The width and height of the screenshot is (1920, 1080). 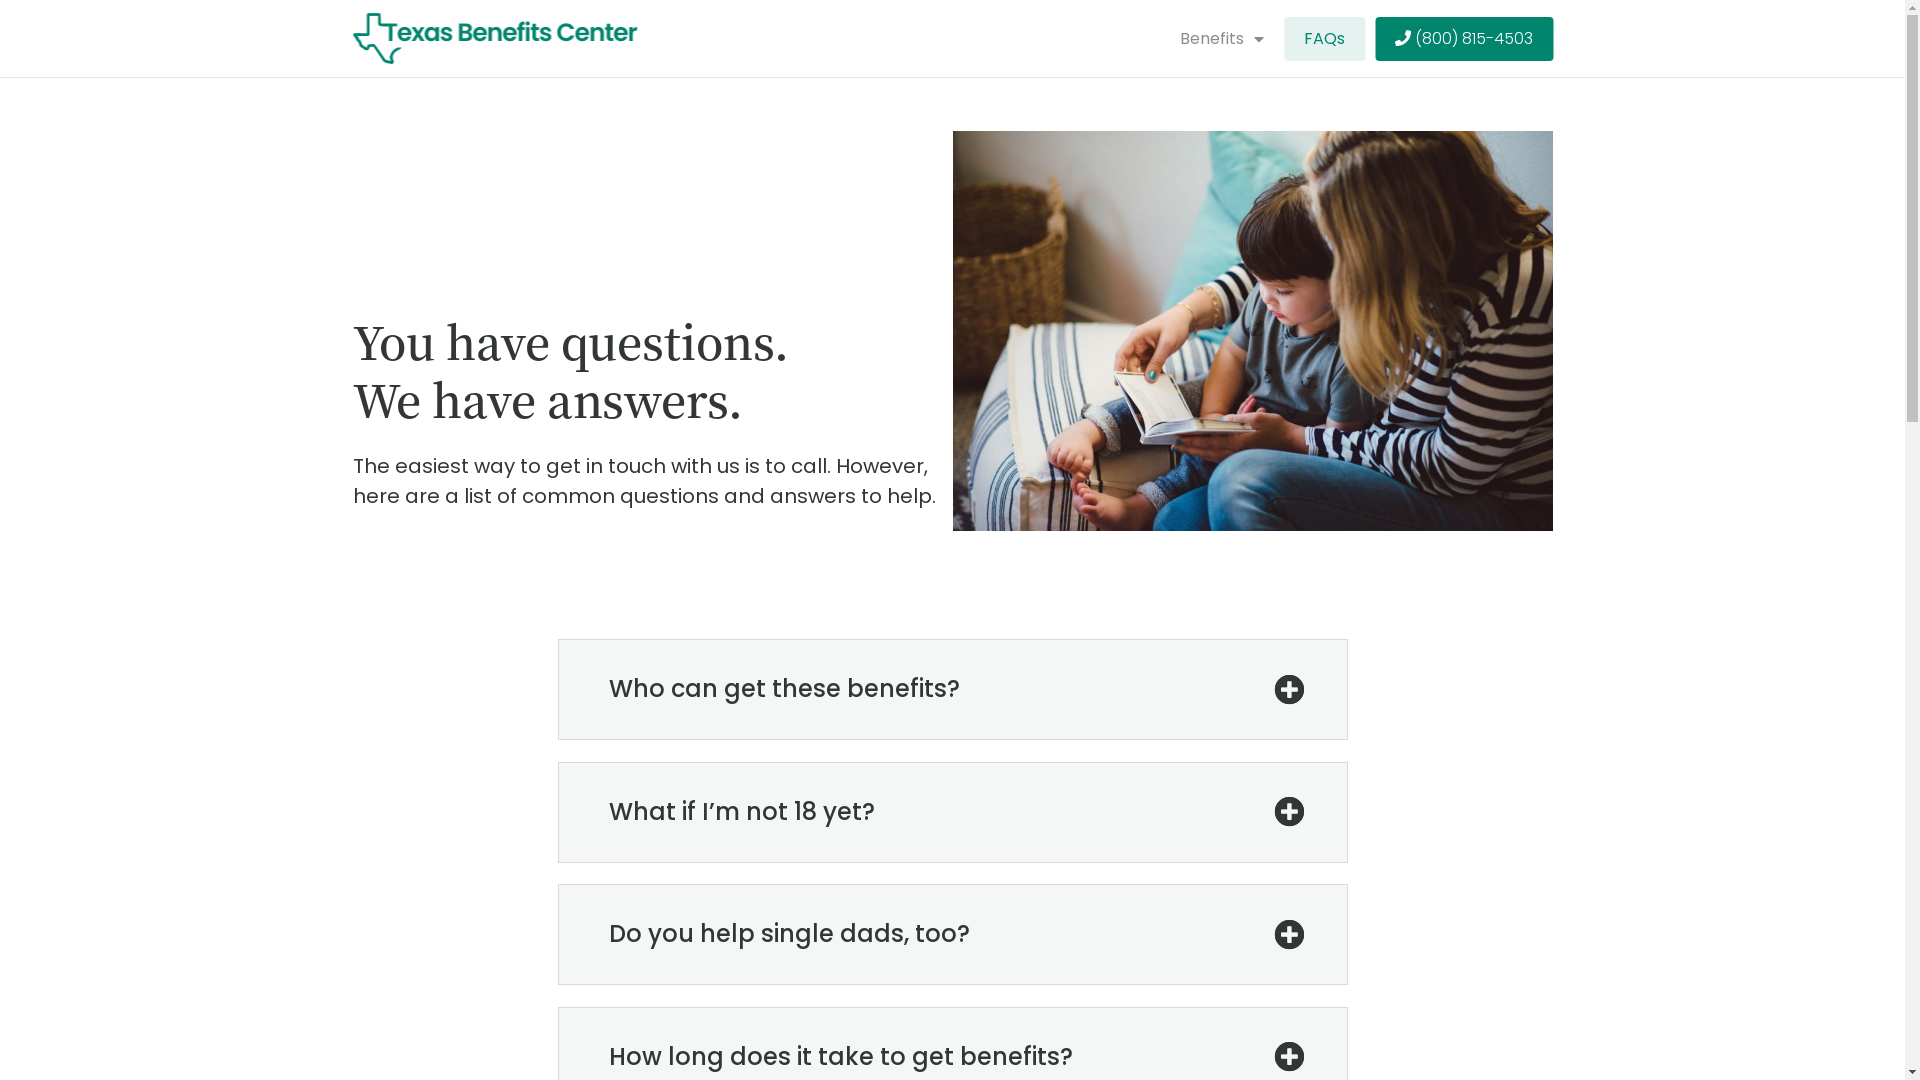 What do you see at coordinates (1324, 38) in the screenshot?
I see `'FAQs'` at bounding box center [1324, 38].